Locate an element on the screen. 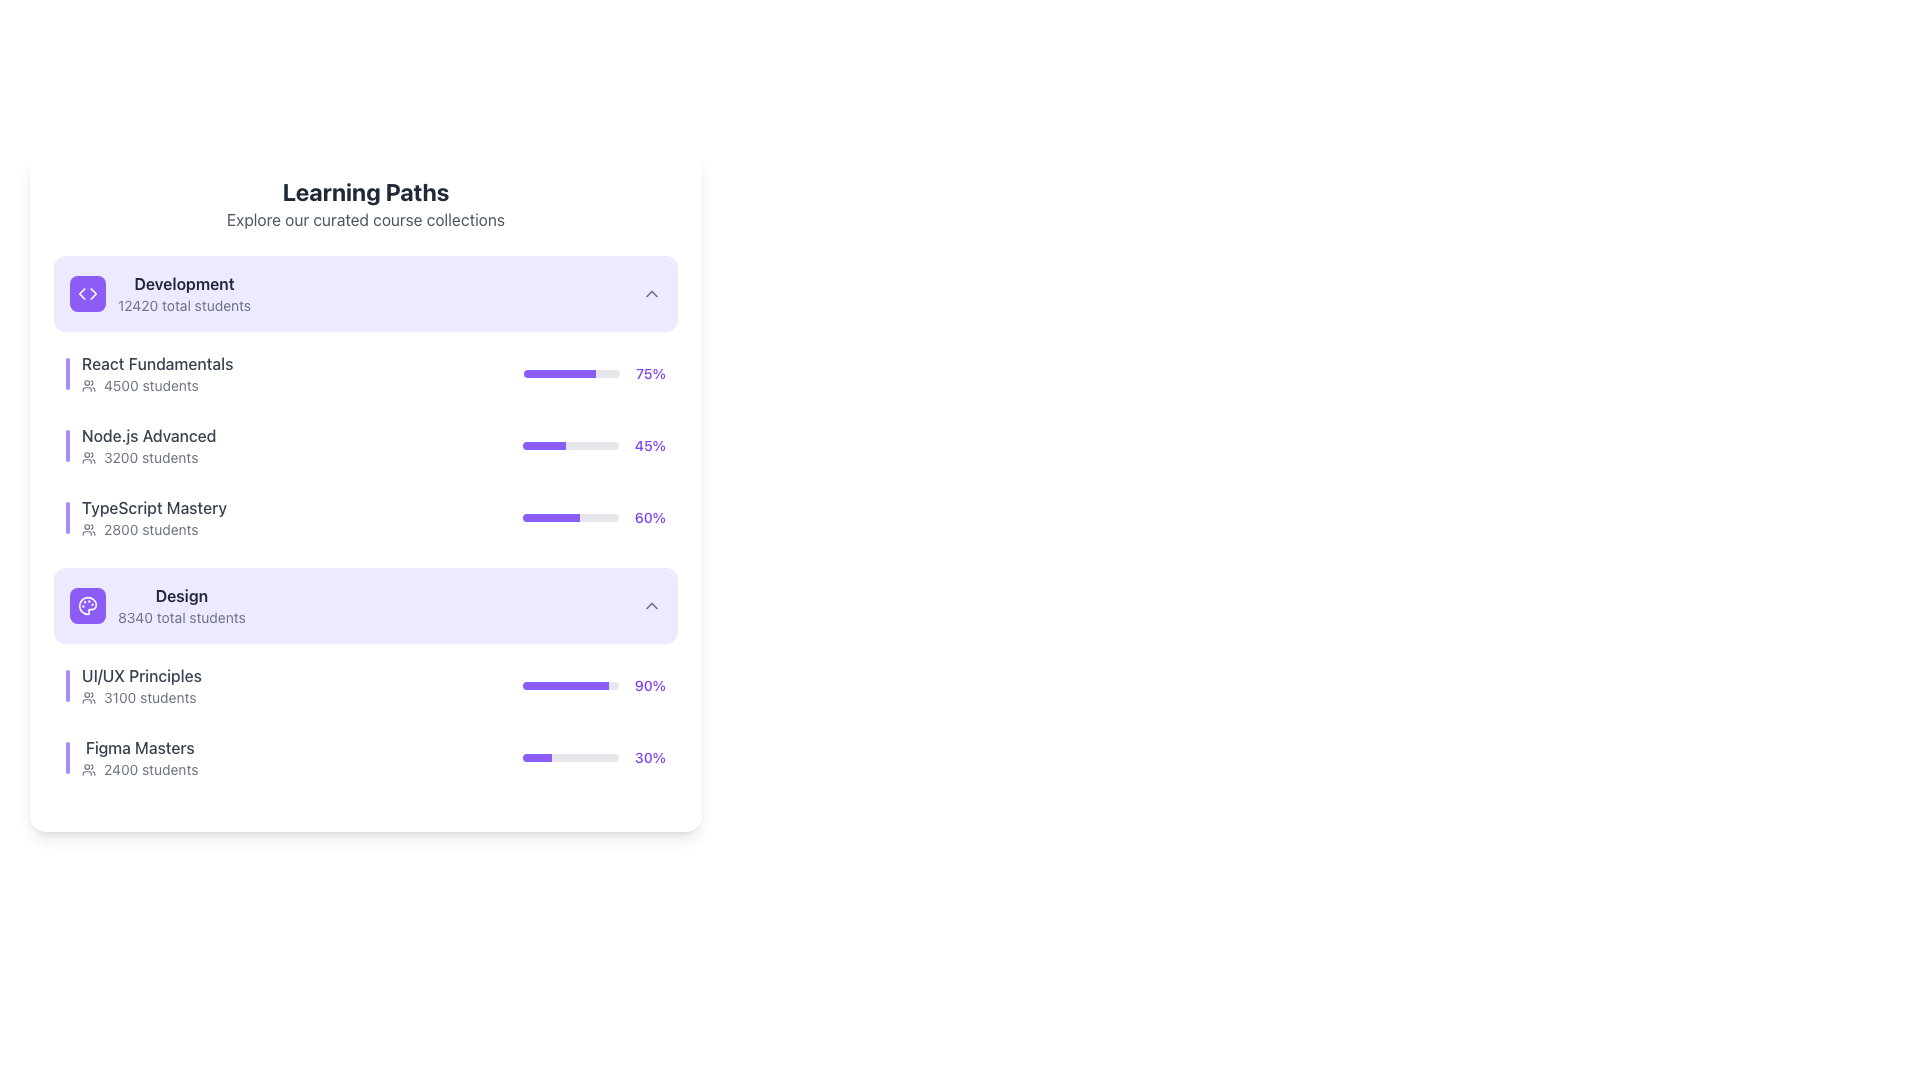 The width and height of the screenshot is (1920, 1080). the first list item under the Development category is located at coordinates (148, 374).